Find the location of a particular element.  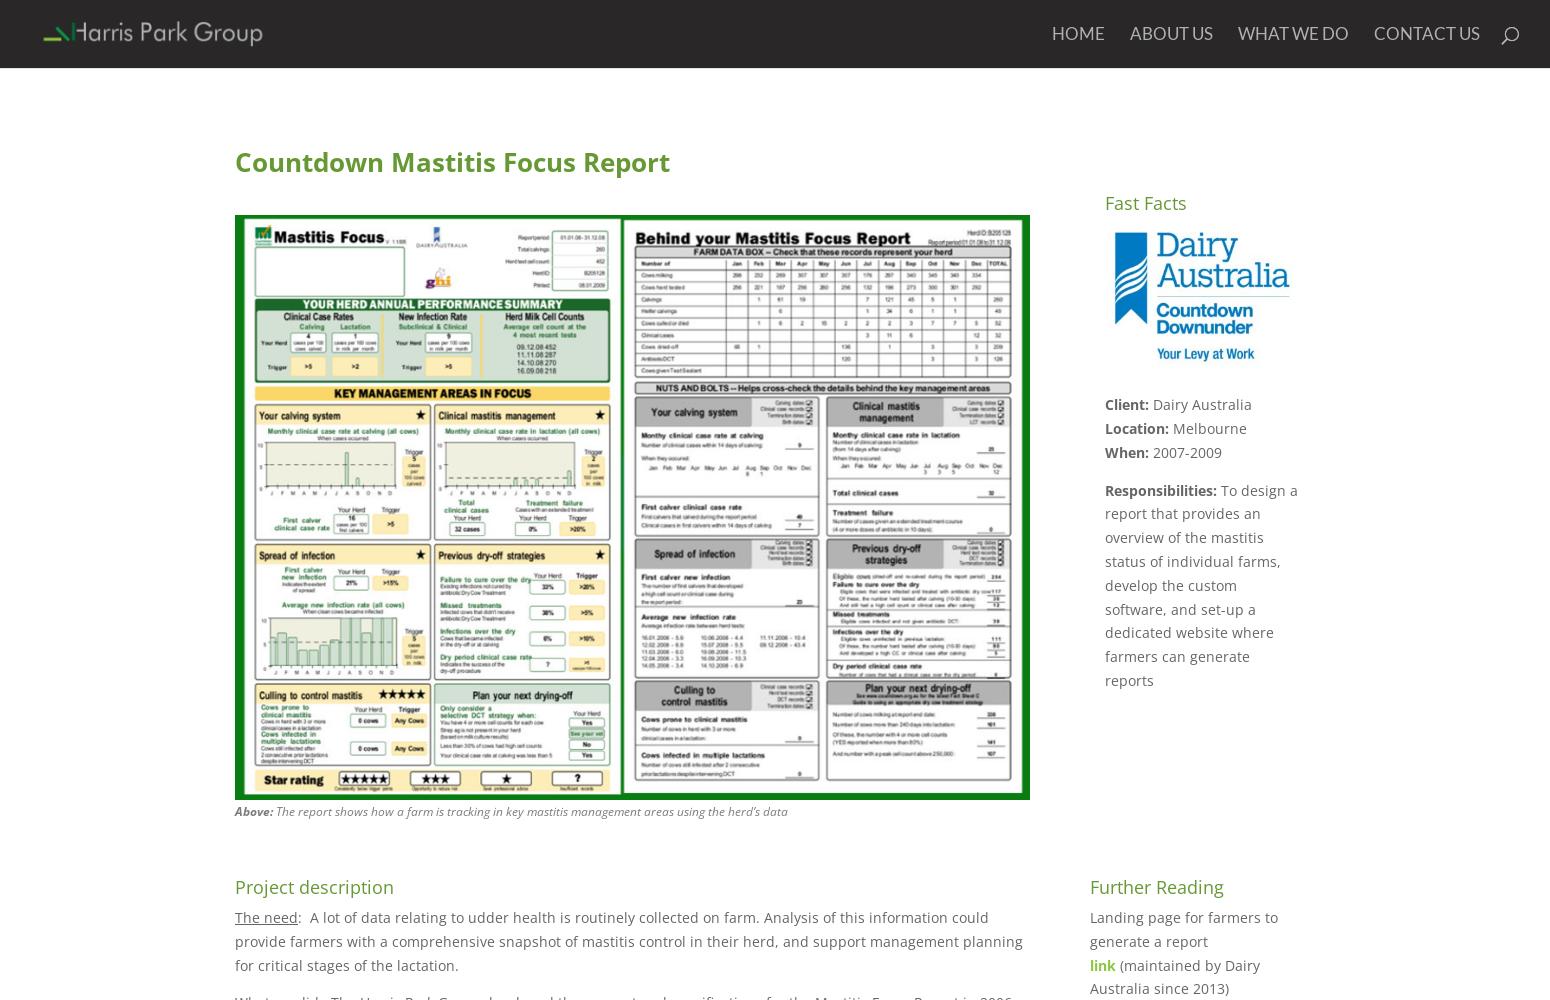

'Dairy Australia' is located at coordinates (1199, 404).